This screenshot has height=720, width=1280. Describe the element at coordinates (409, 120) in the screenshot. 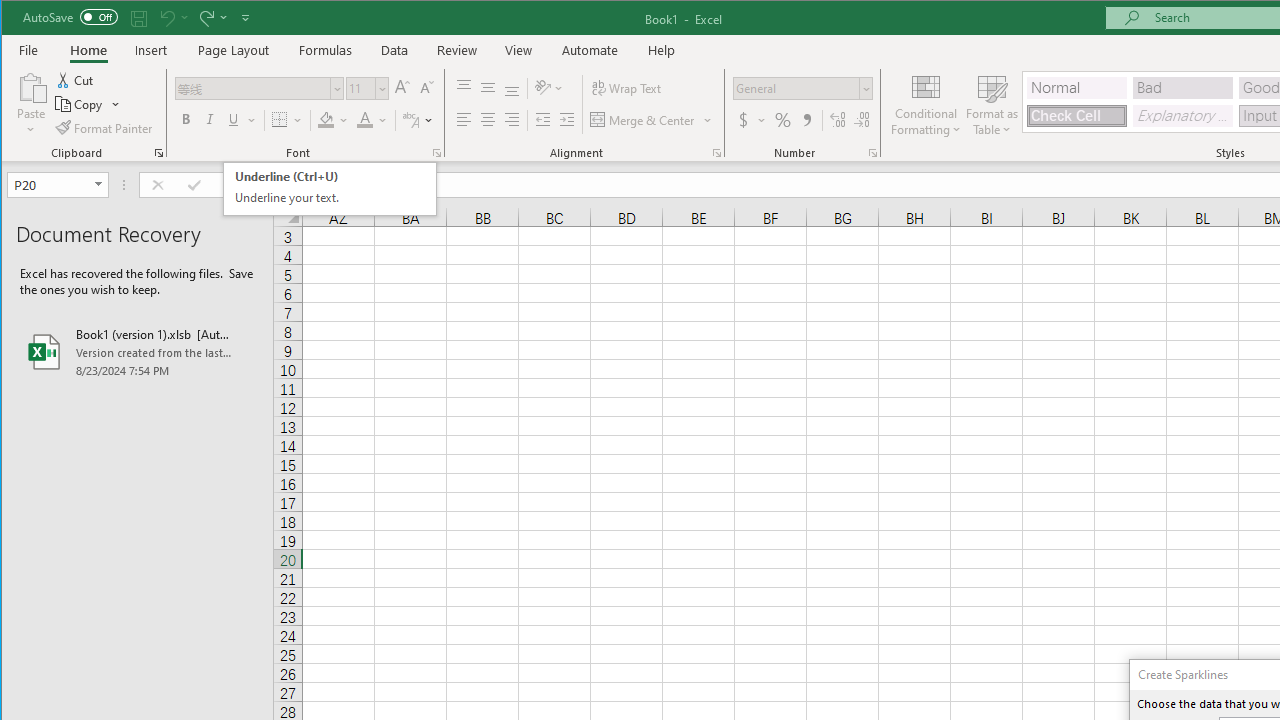

I see `'Show Phonetic Field'` at that location.